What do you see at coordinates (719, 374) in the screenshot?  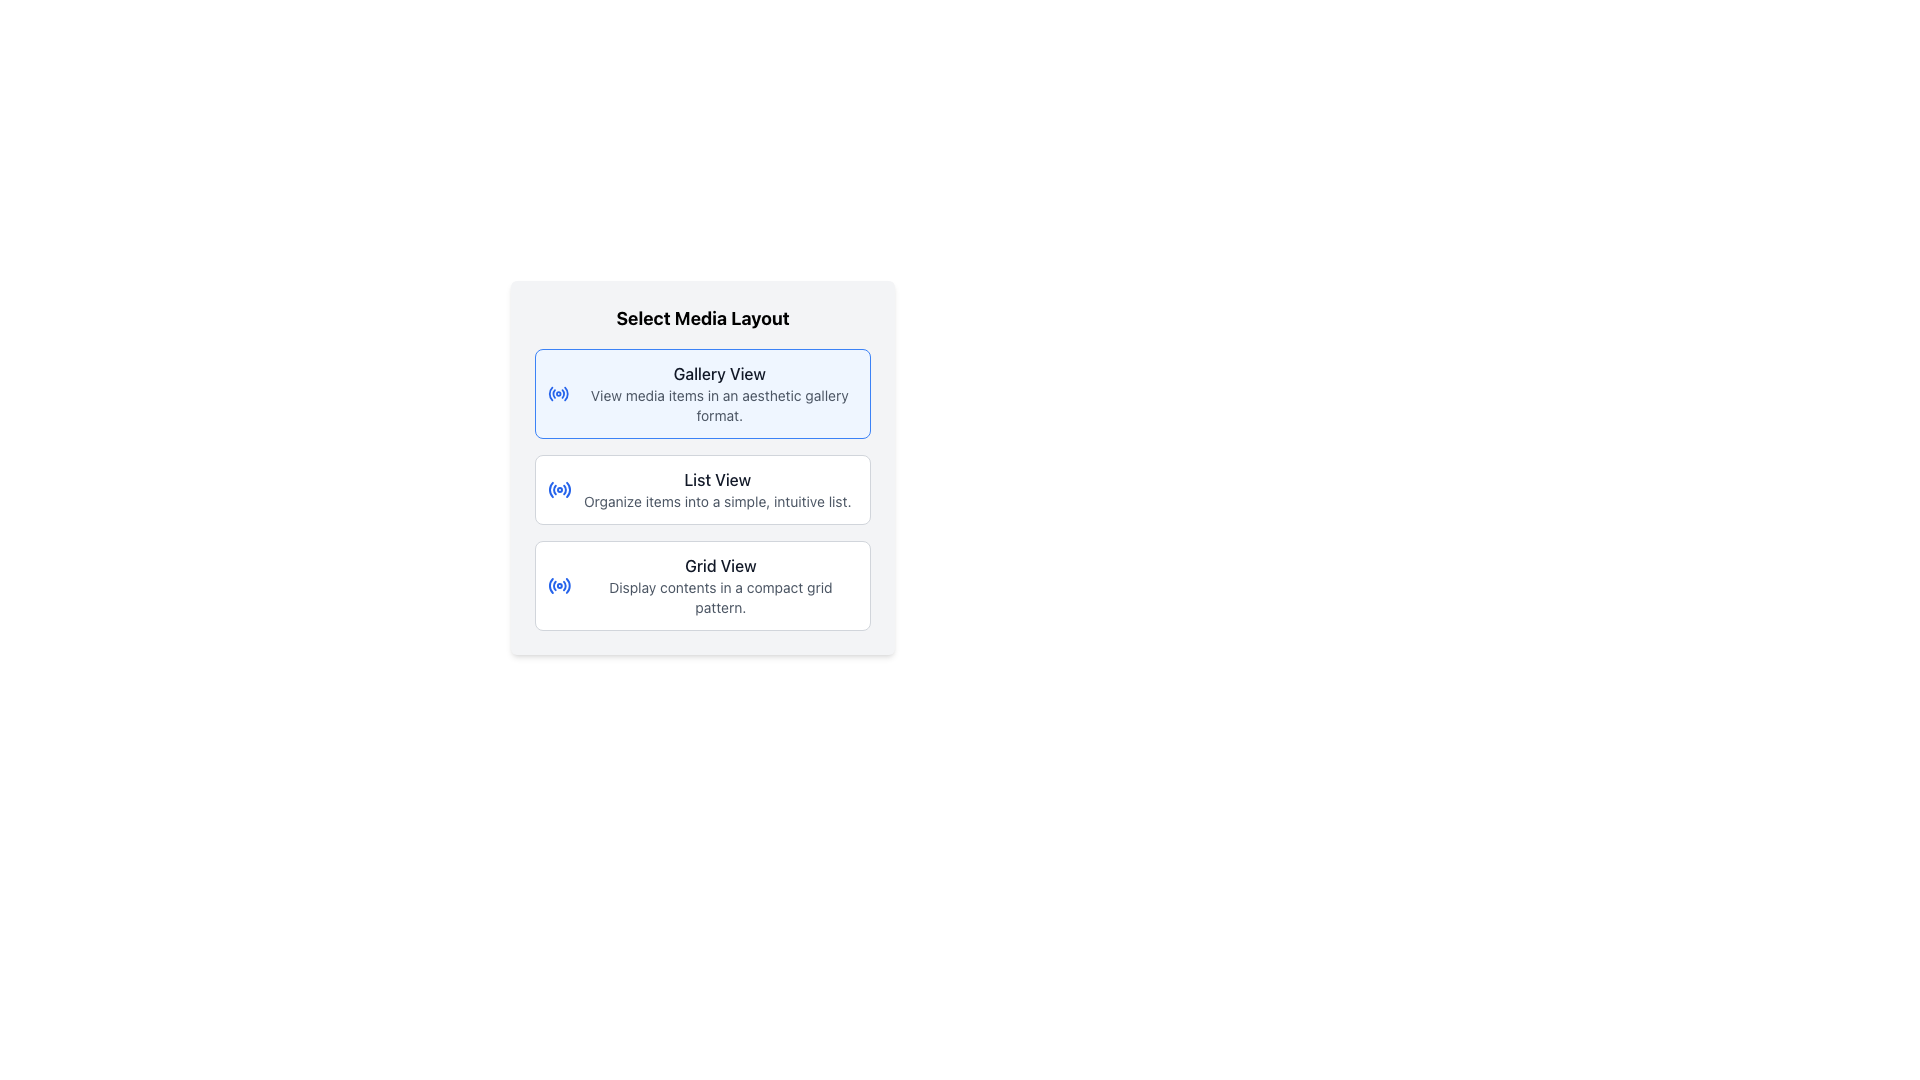 I see `the Text label that serves as the title for the media layout options, located at the top-left of the dialog box` at bounding box center [719, 374].